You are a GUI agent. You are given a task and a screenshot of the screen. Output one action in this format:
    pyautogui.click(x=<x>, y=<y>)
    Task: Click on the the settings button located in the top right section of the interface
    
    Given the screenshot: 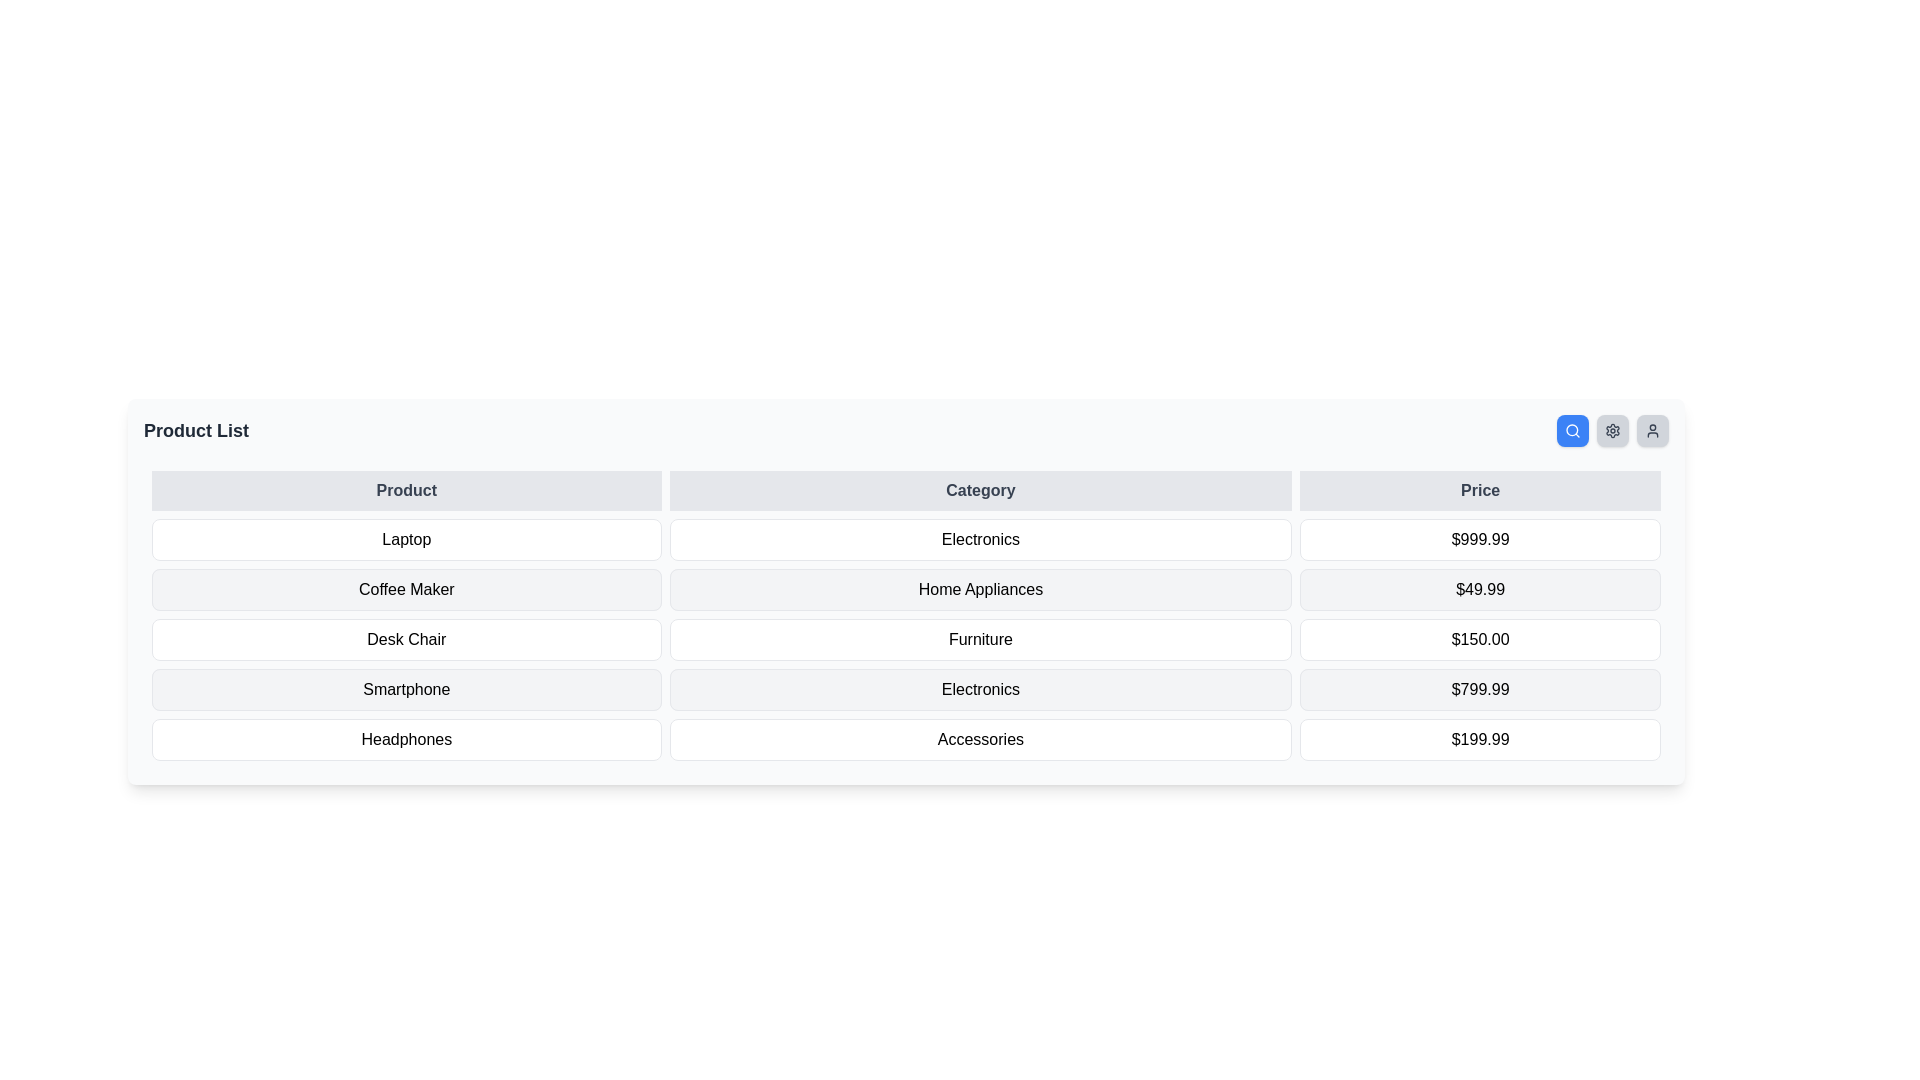 What is the action you would take?
    pyautogui.click(x=1612, y=430)
    